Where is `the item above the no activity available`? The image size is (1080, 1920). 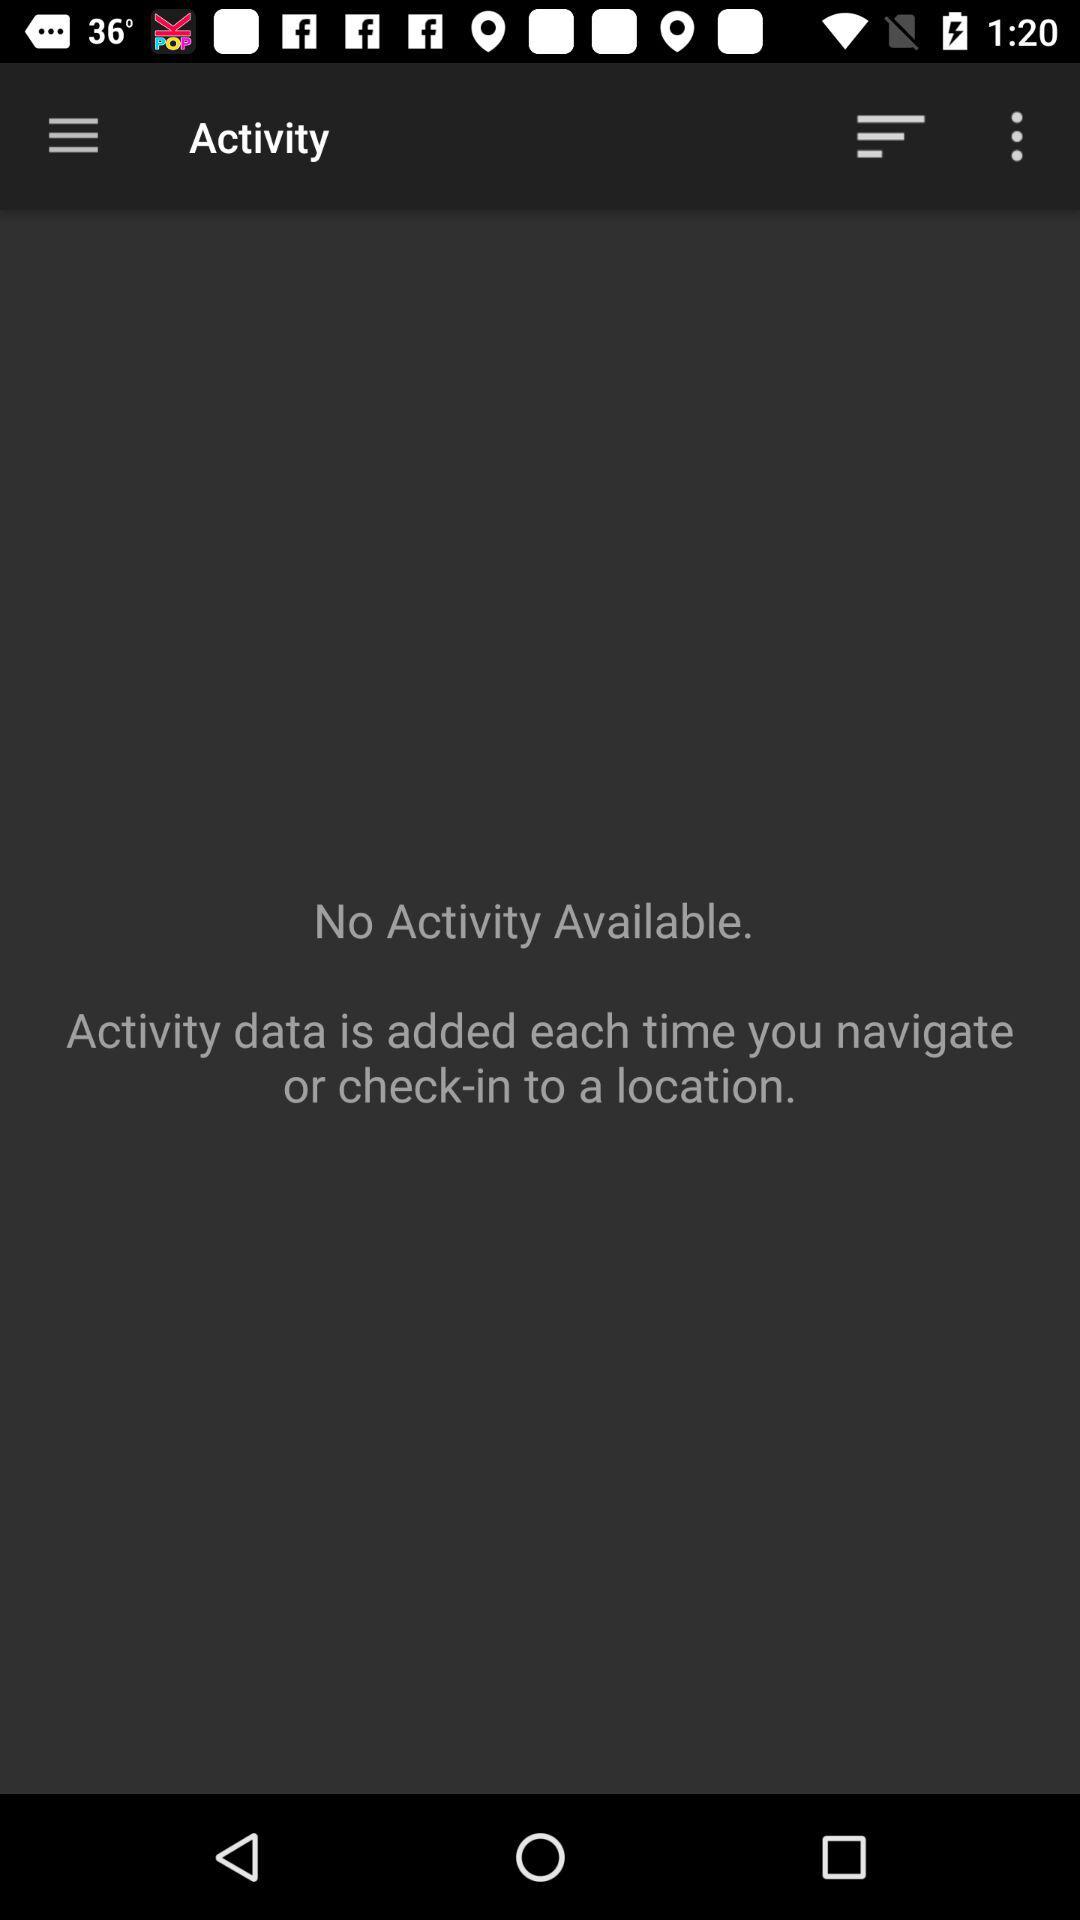 the item above the no activity available is located at coordinates (72, 135).